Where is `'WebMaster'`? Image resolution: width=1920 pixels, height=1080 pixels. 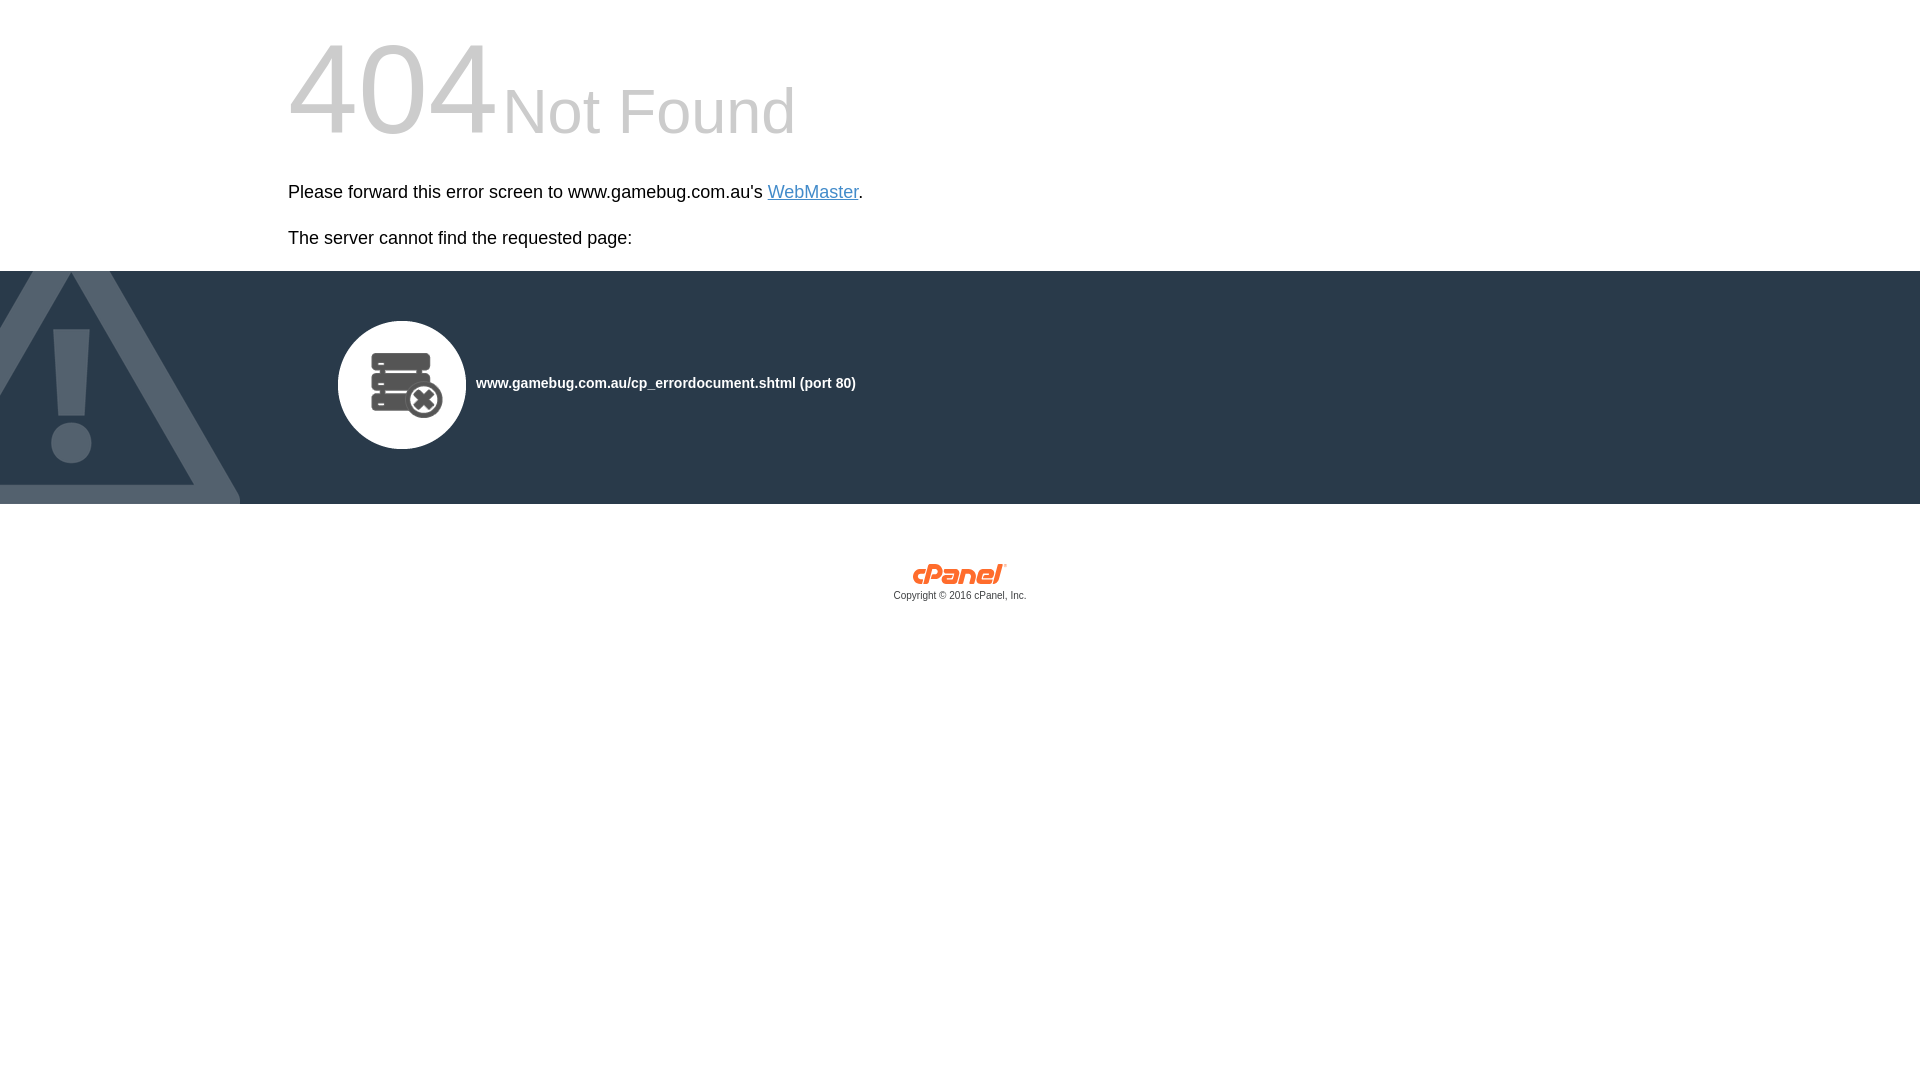
'WebMaster' is located at coordinates (813, 192).